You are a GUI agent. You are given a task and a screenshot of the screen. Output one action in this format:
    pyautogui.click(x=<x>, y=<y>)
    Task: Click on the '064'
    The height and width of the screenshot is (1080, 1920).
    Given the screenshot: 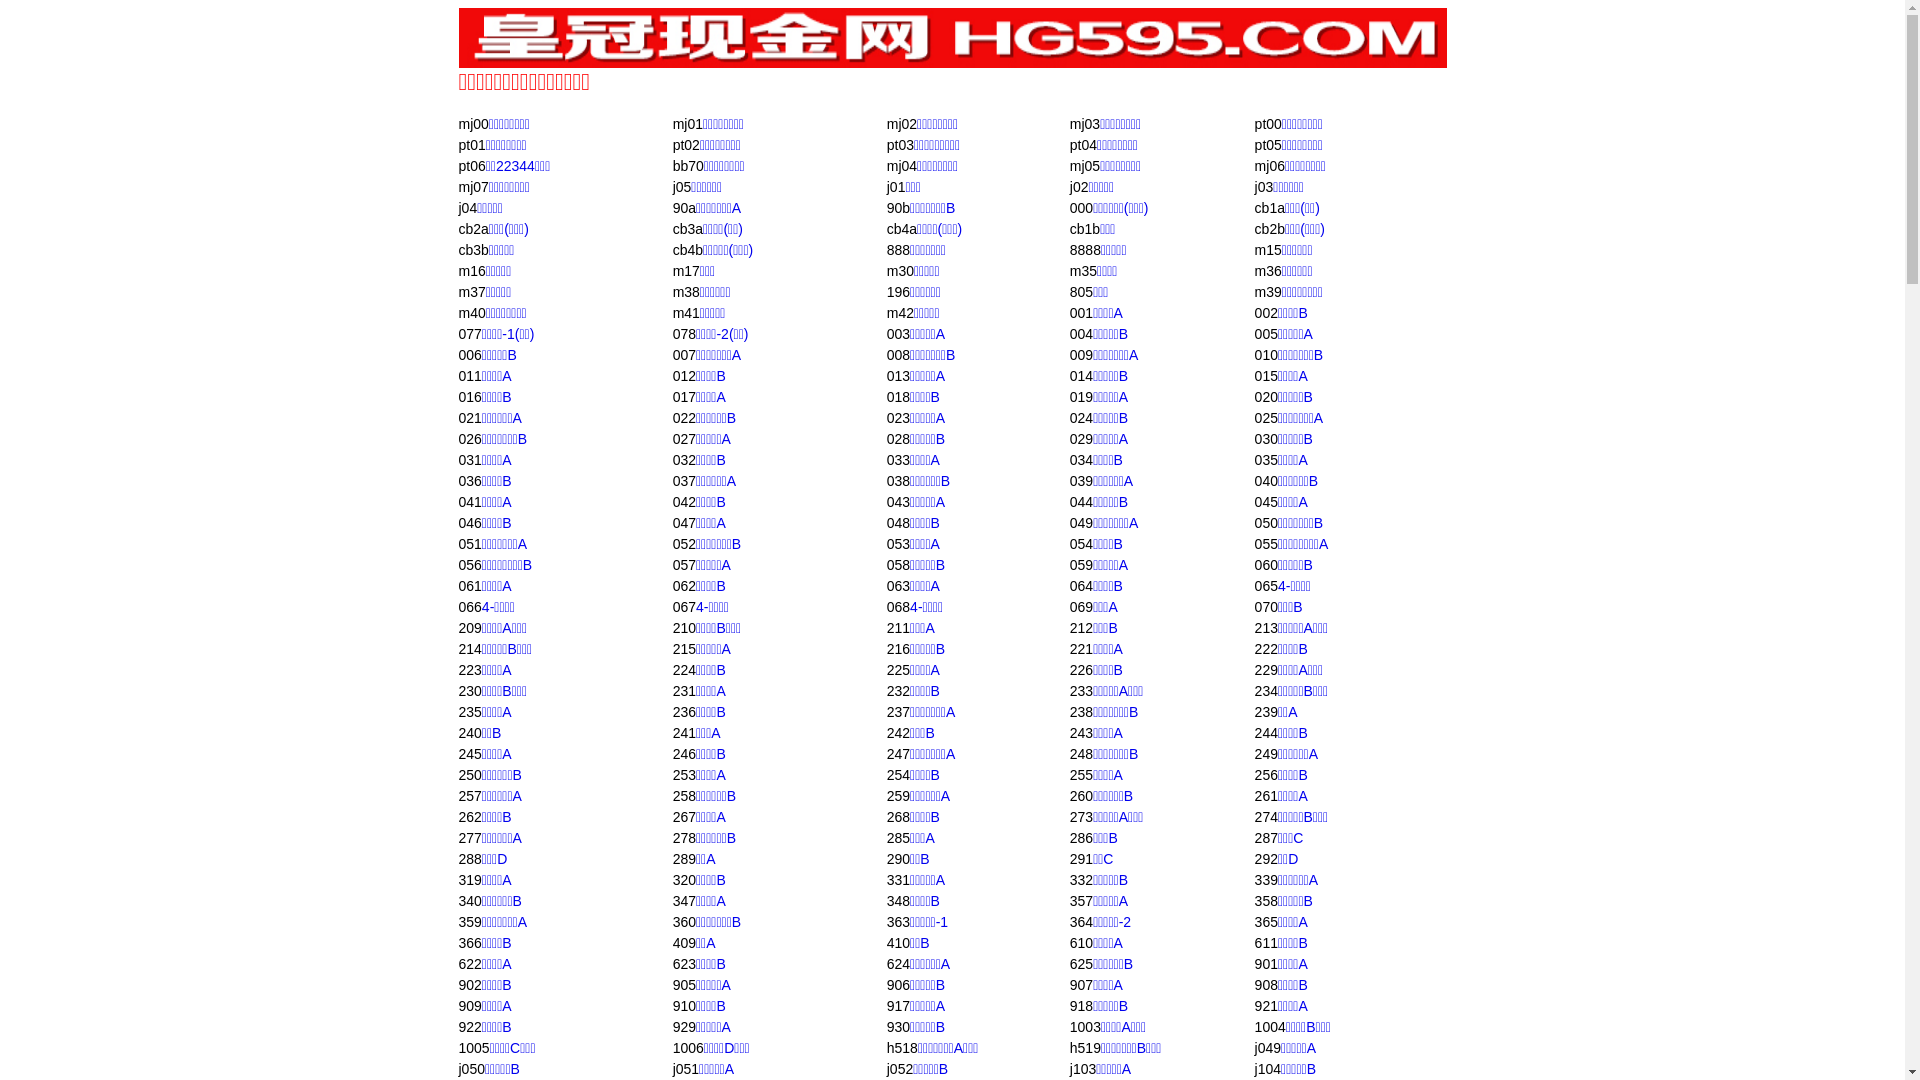 What is the action you would take?
    pyautogui.click(x=1080, y=585)
    